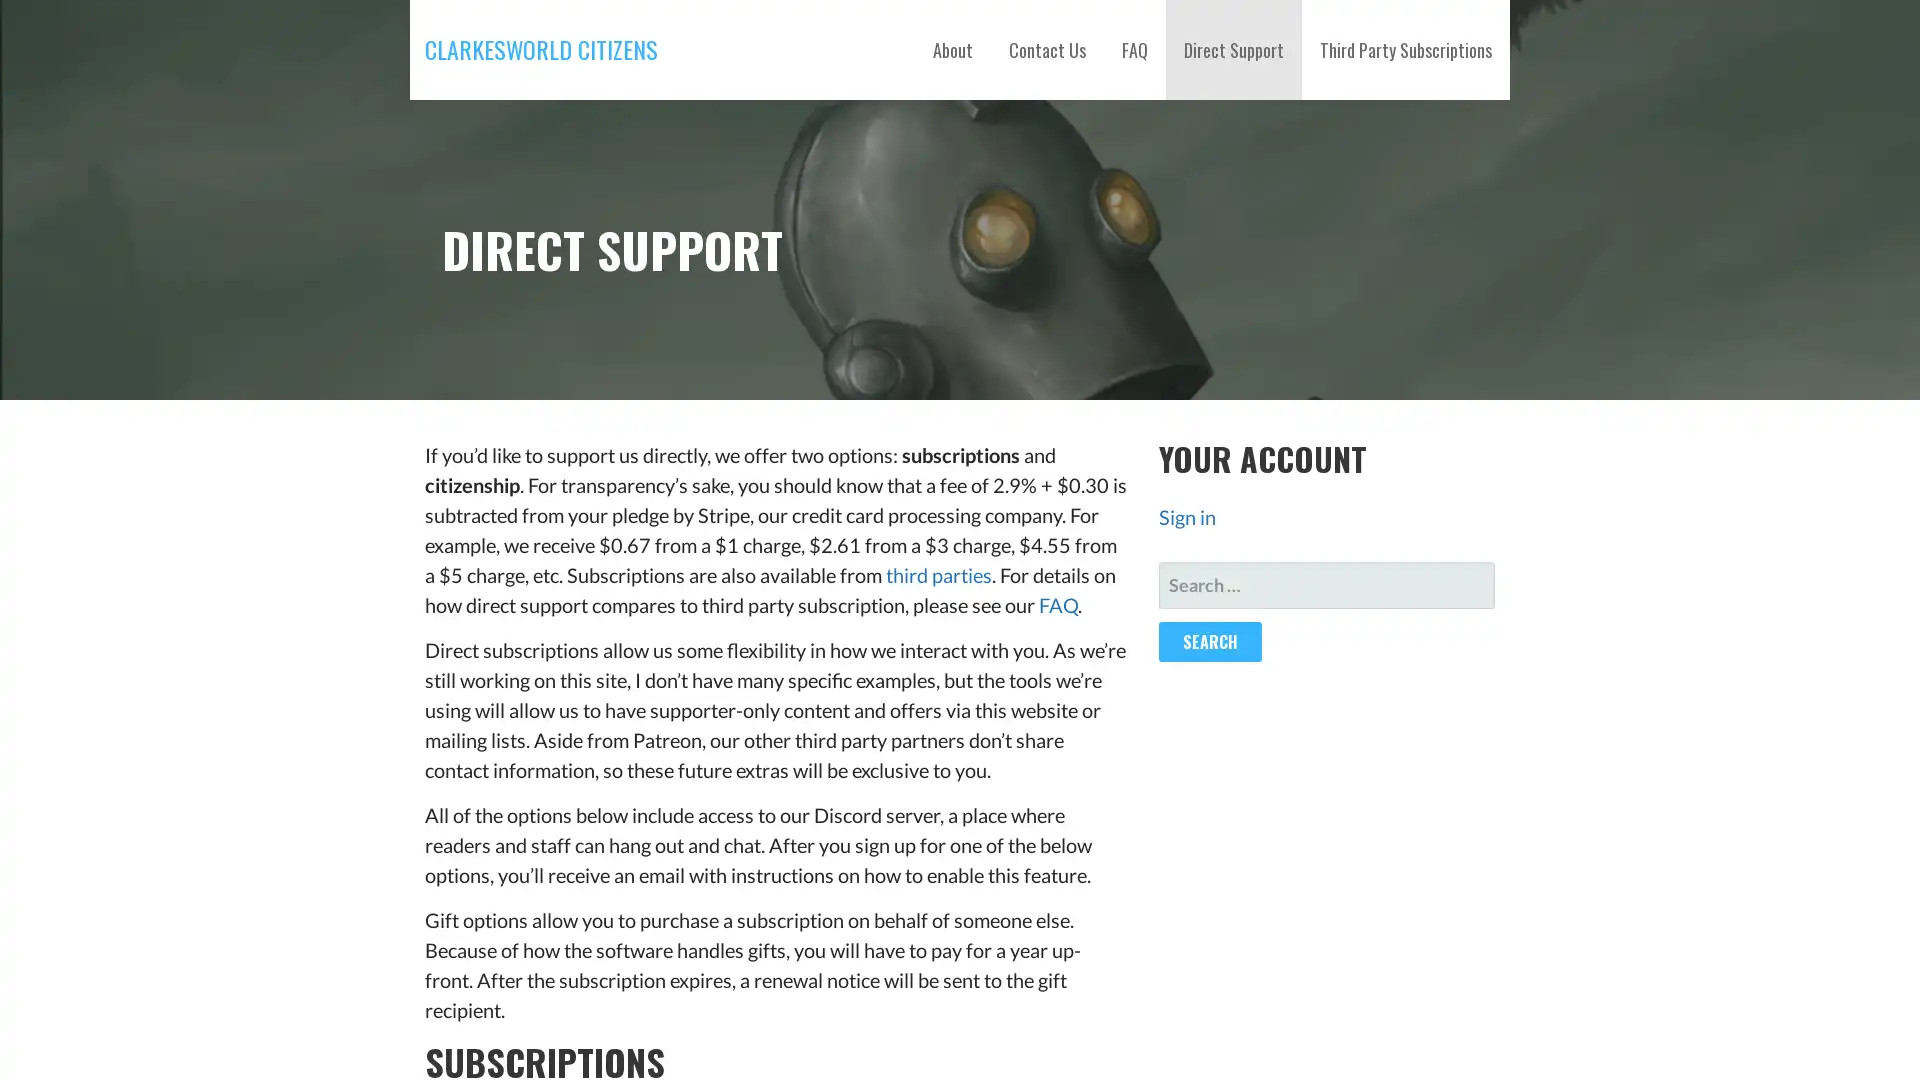 The width and height of the screenshot is (1920, 1080). What do you see at coordinates (1208, 641) in the screenshot?
I see `Search` at bounding box center [1208, 641].